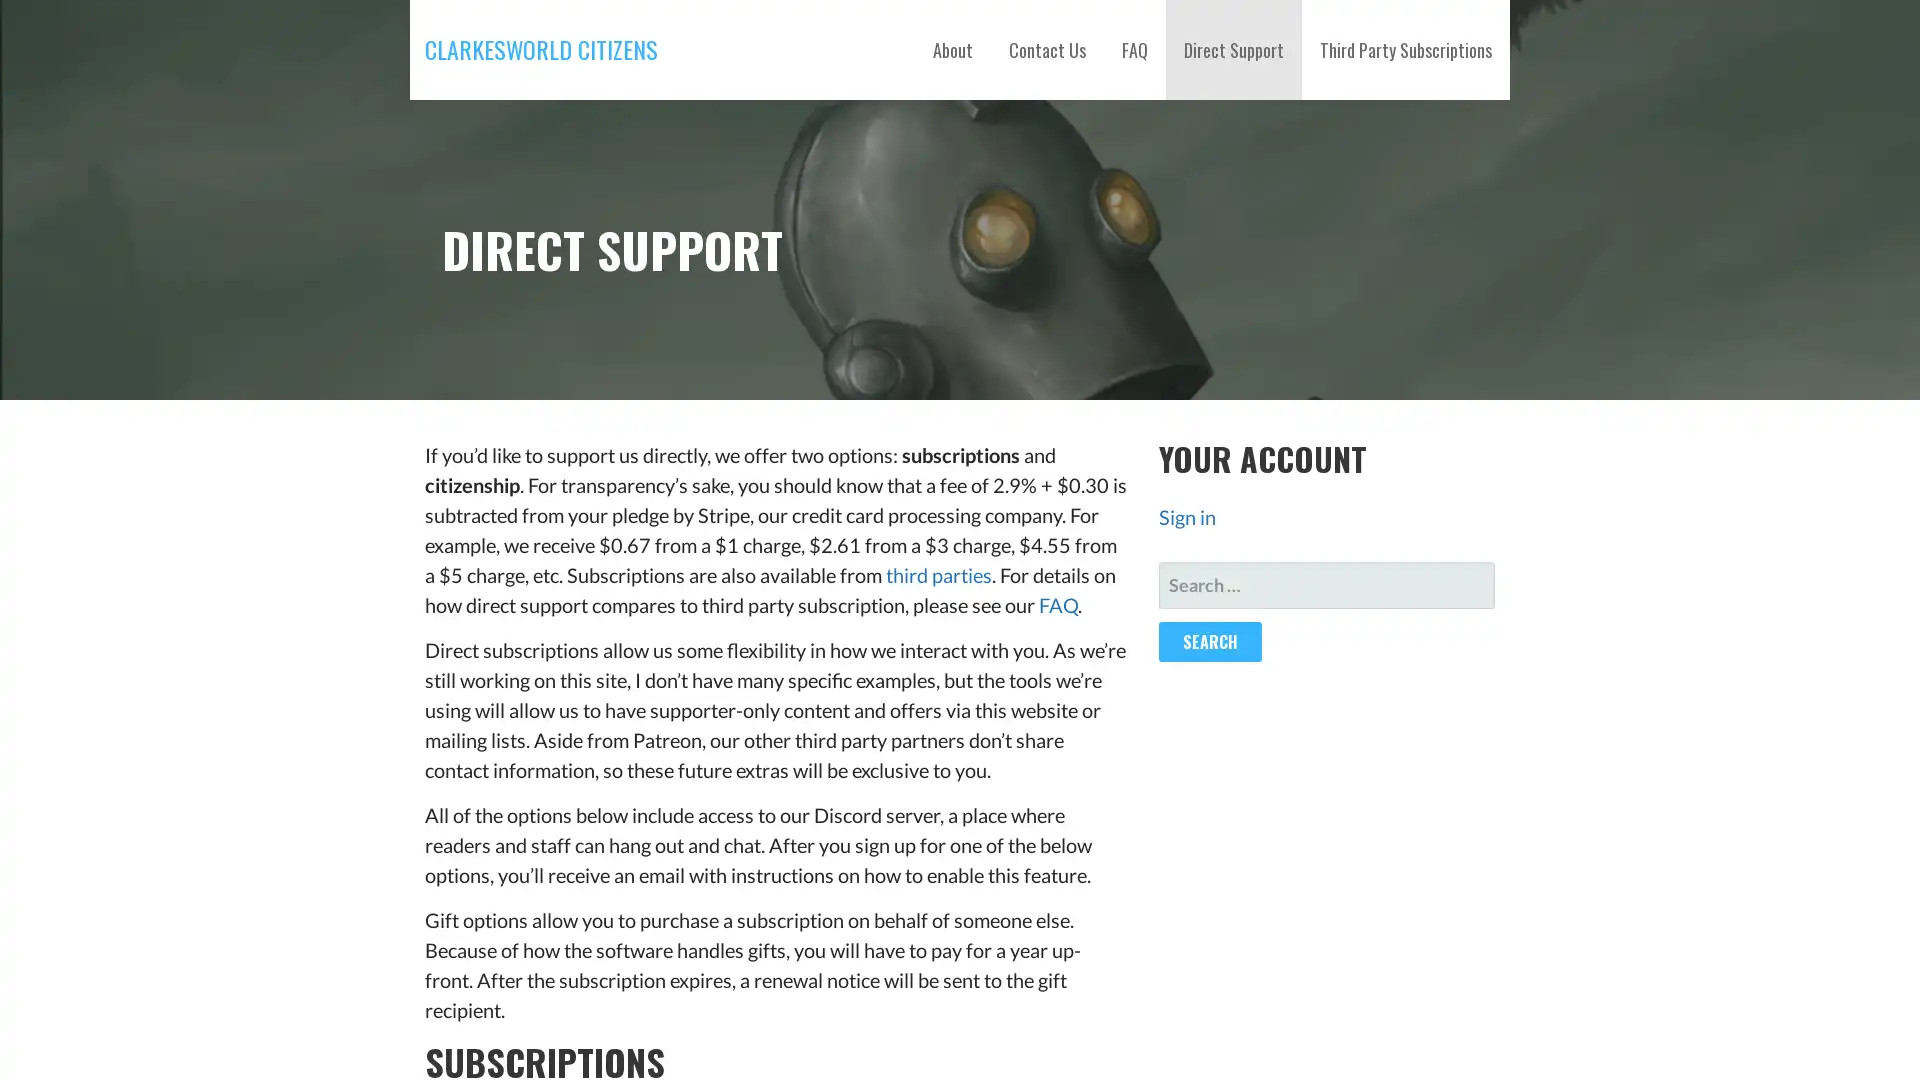 The width and height of the screenshot is (1920, 1080). What do you see at coordinates (1208, 641) in the screenshot?
I see `Search` at bounding box center [1208, 641].